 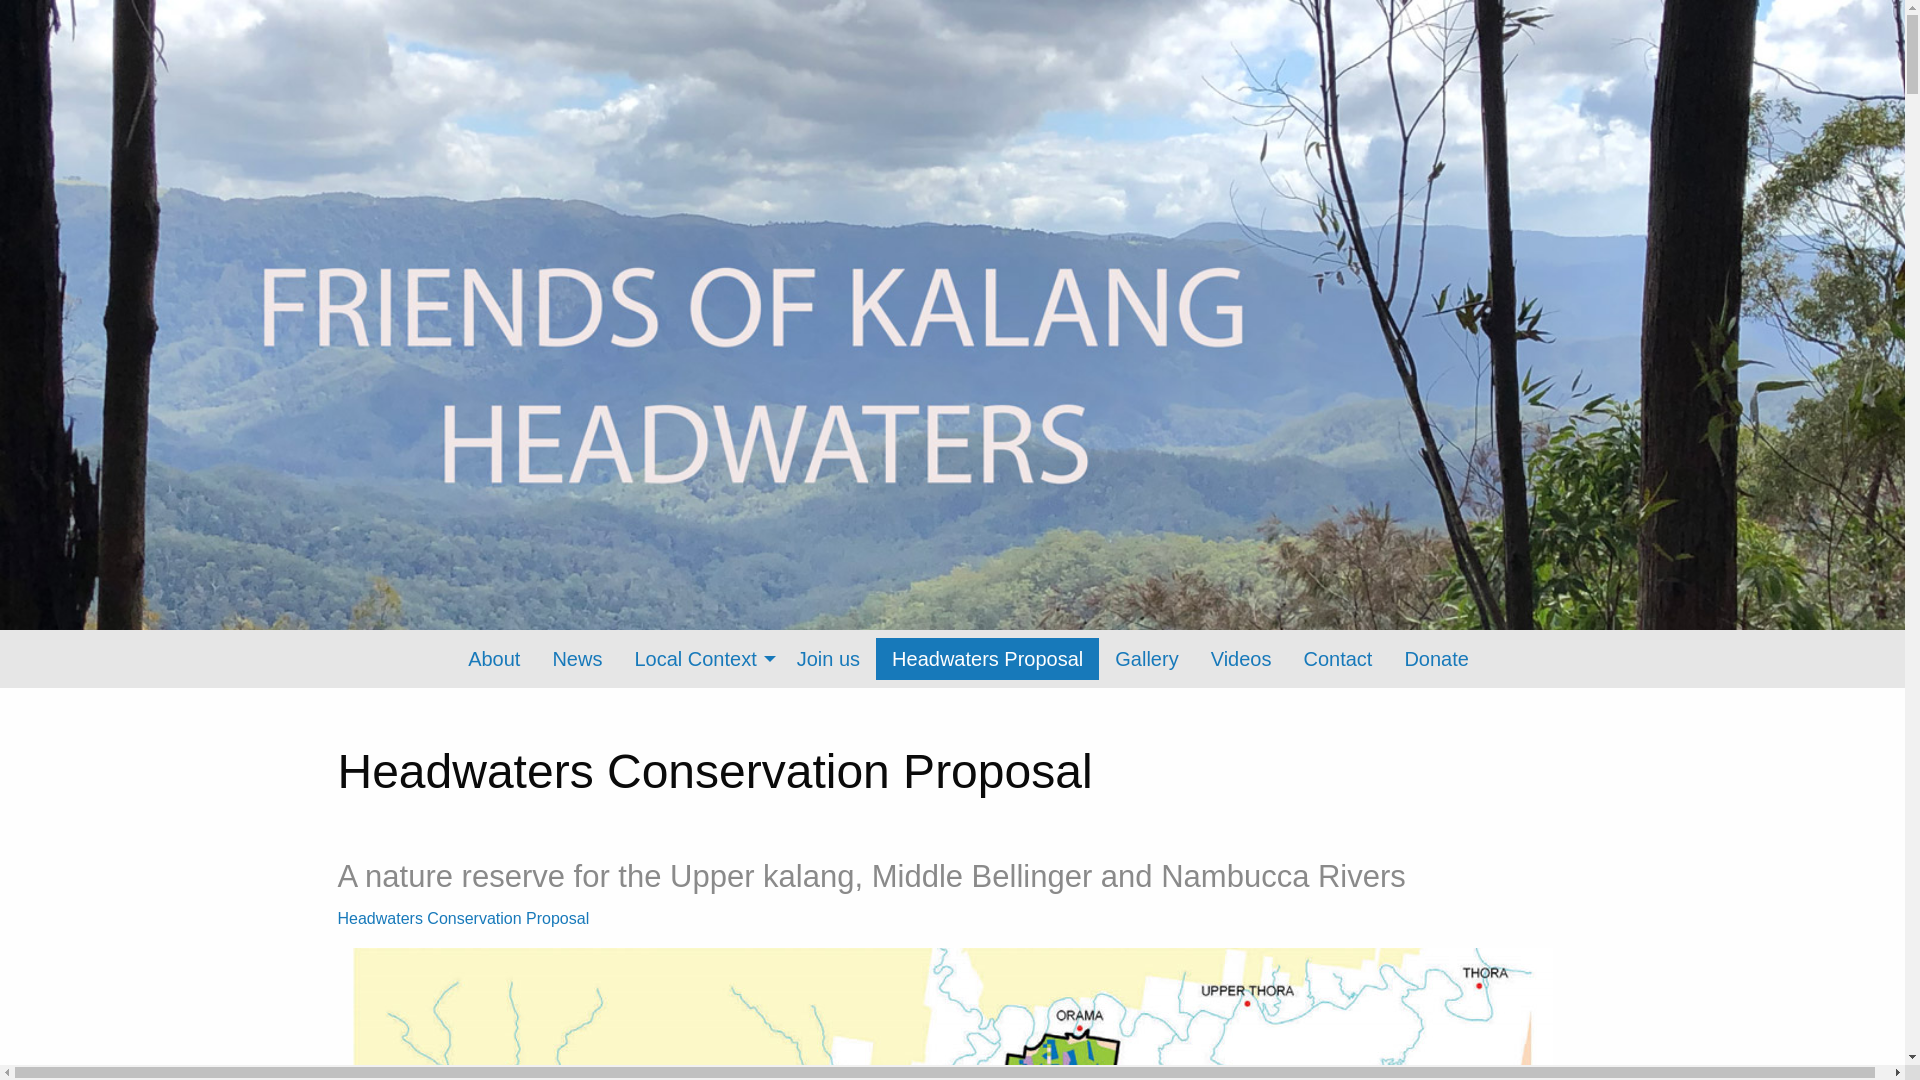 What do you see at coordinates (1240, 659) in the screenshot?
I see `'Videos'` at bounding box center [1240, 659].